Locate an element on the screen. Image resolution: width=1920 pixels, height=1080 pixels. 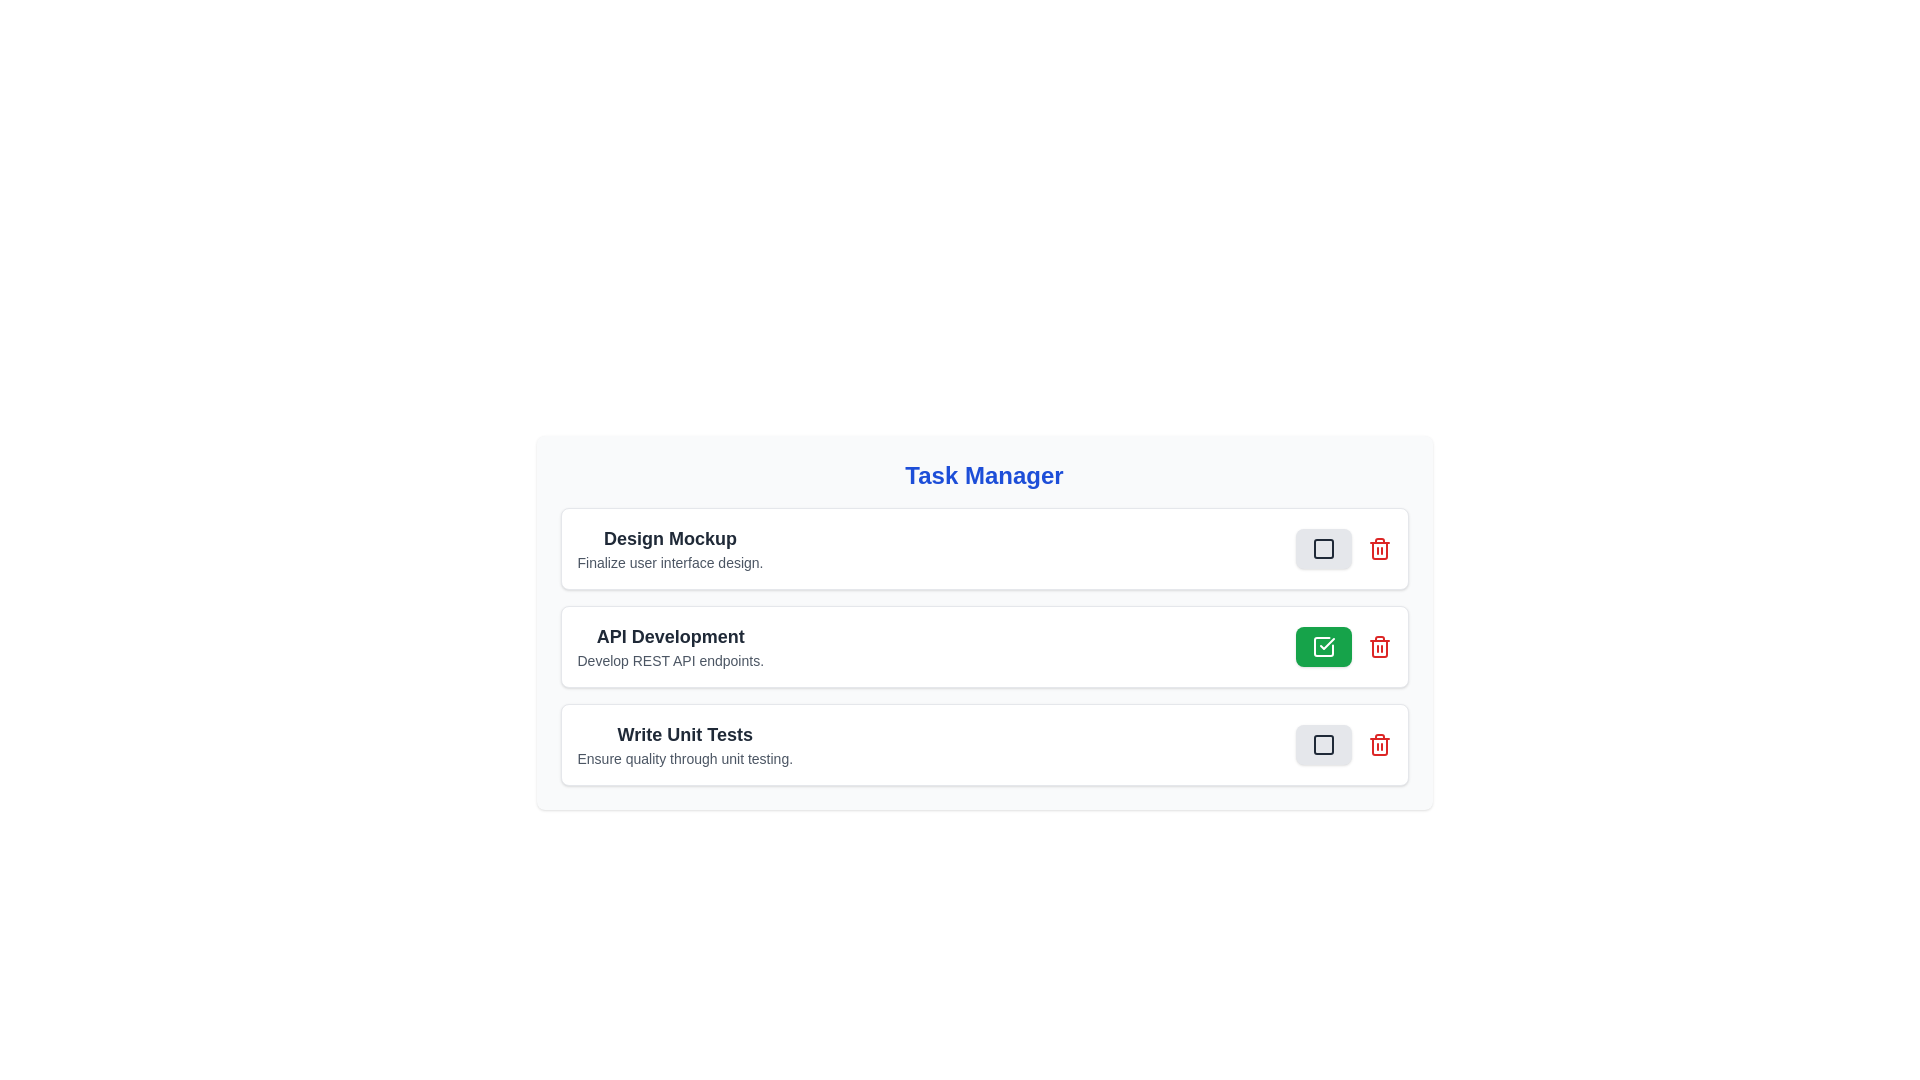
text content of the Task entry component labeled 'API Development' with the subtitle 'Develop REST API endpoints.', which is the second item in a vertical list of tasks is located at coordinates (670, 647).